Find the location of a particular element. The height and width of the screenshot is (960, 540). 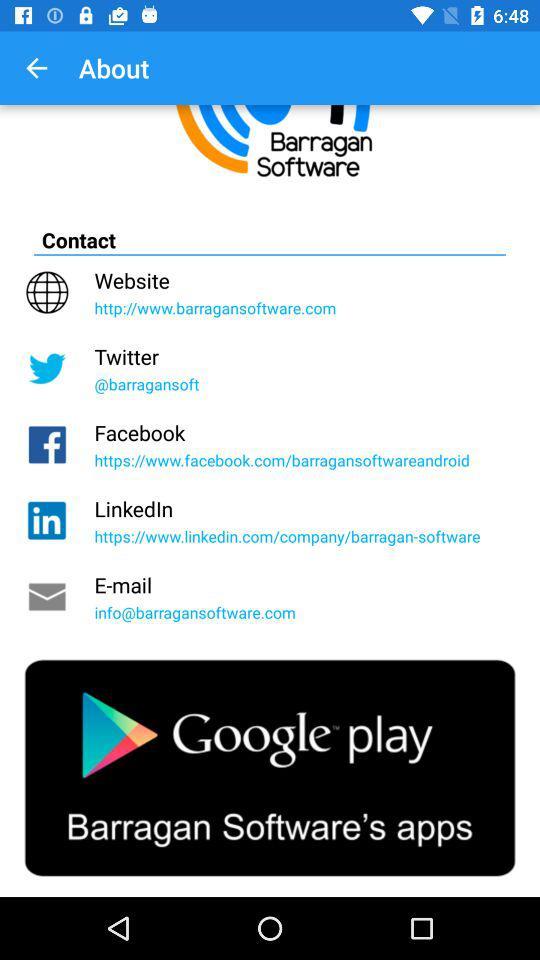

icon above the contact is located at coordinates (36, 68).